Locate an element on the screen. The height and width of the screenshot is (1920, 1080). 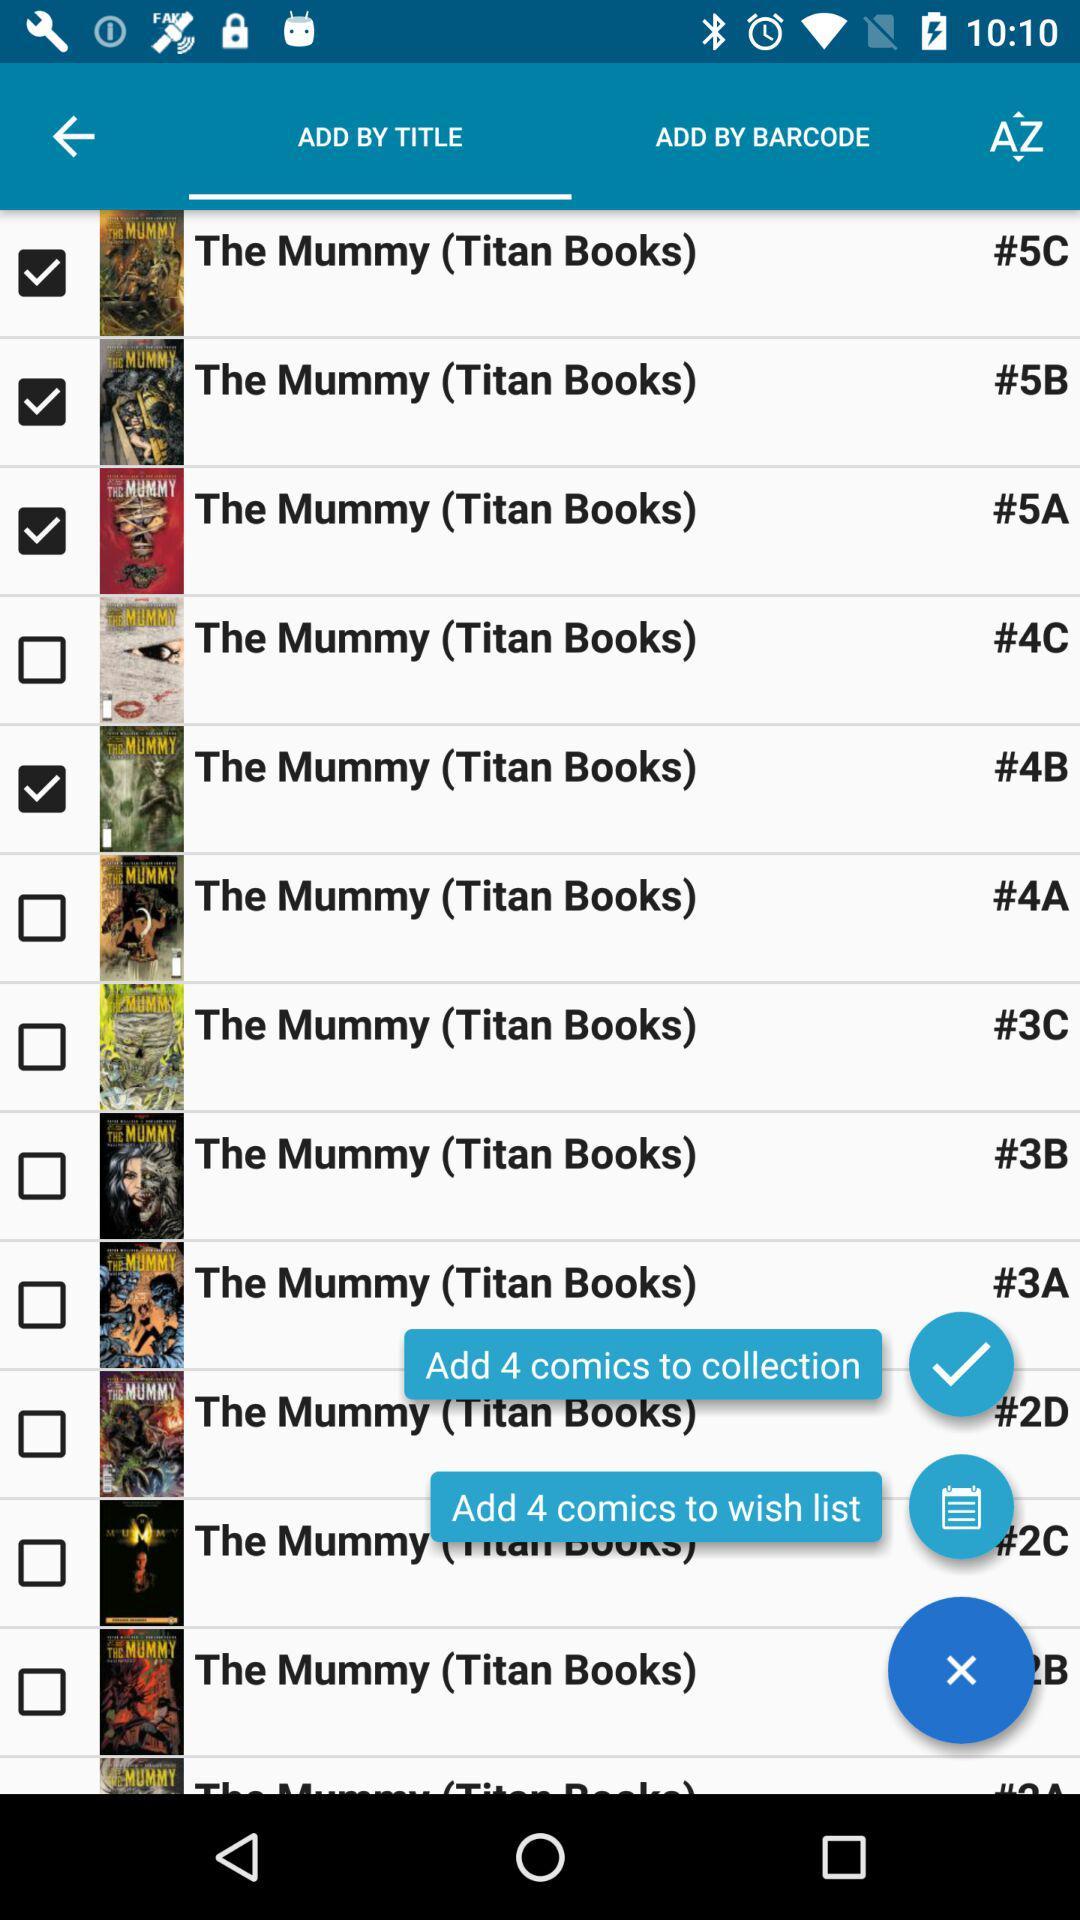
item next to the mummy titan icon is located at coordinates (1031, 1538).